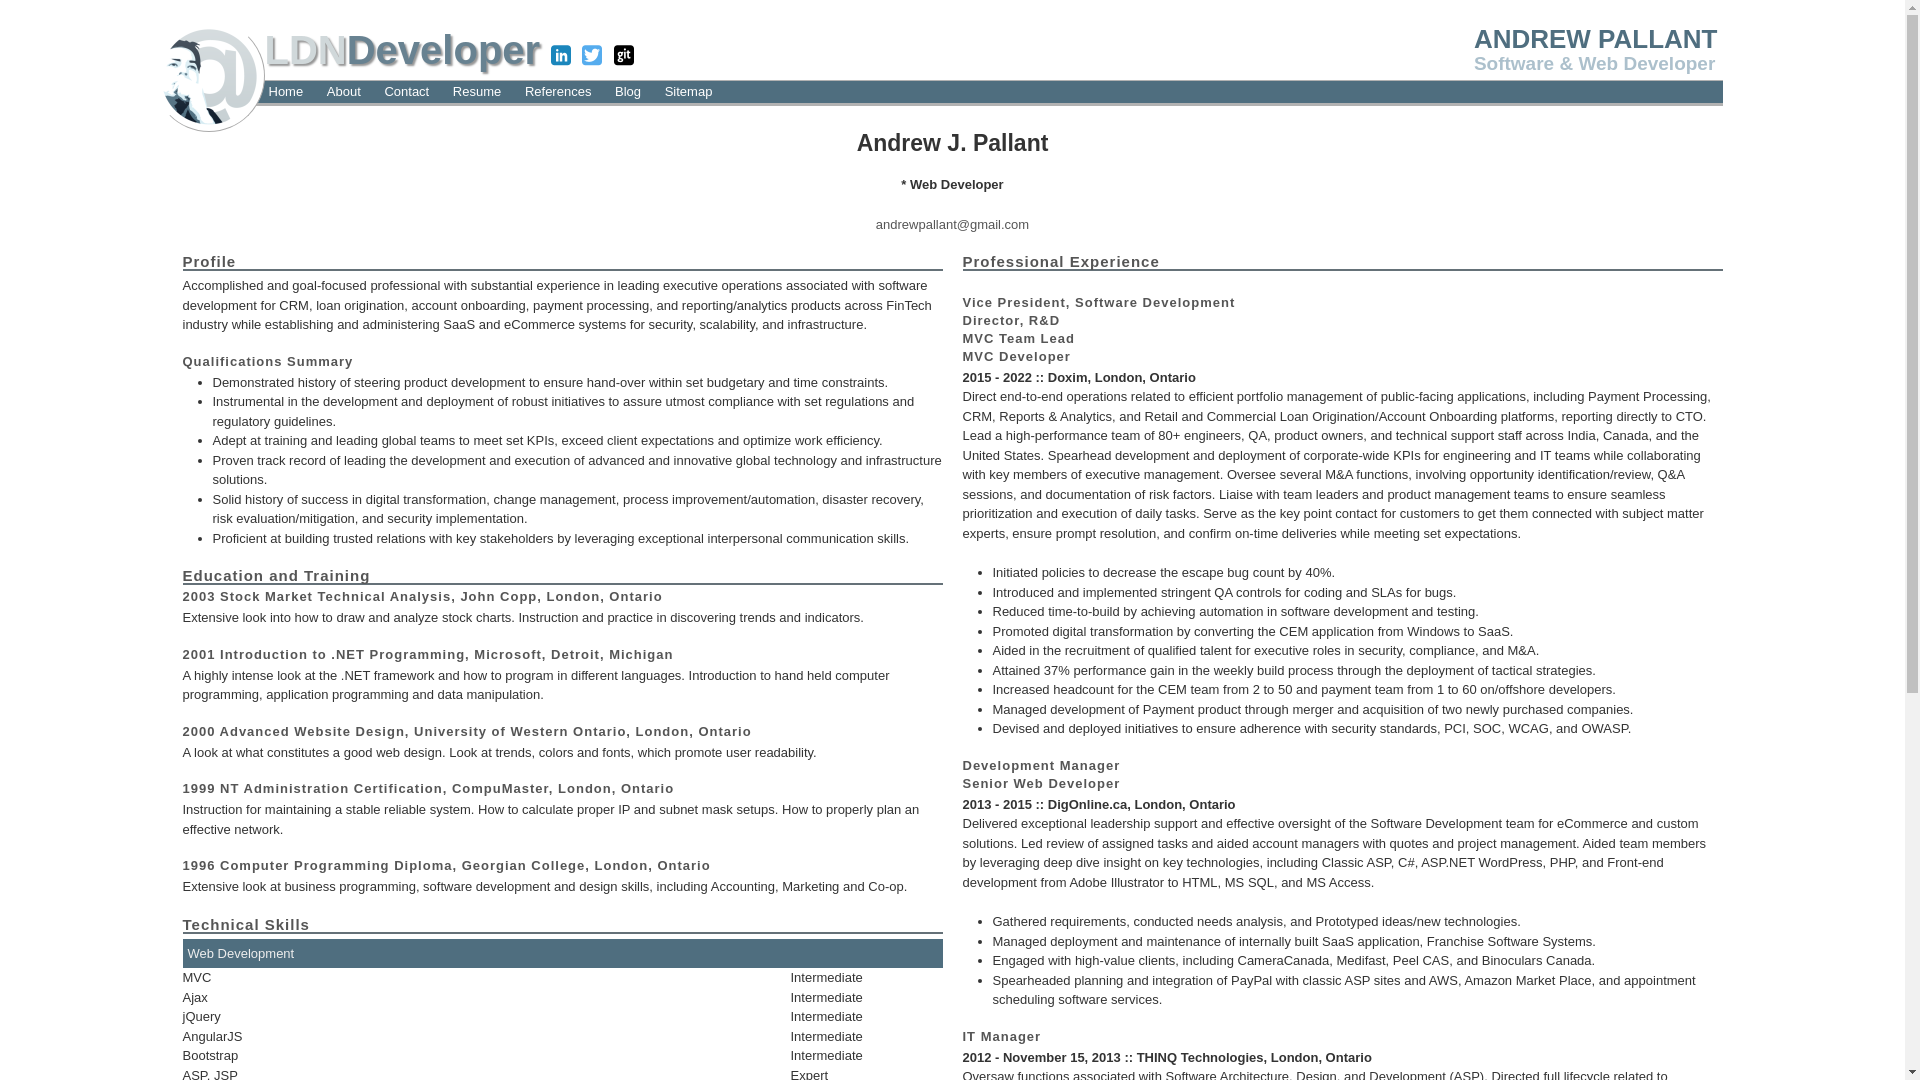  I want to click on 'Click to visit the home of Andrew Pallant @LdnDeveloper', so click(207, 73).